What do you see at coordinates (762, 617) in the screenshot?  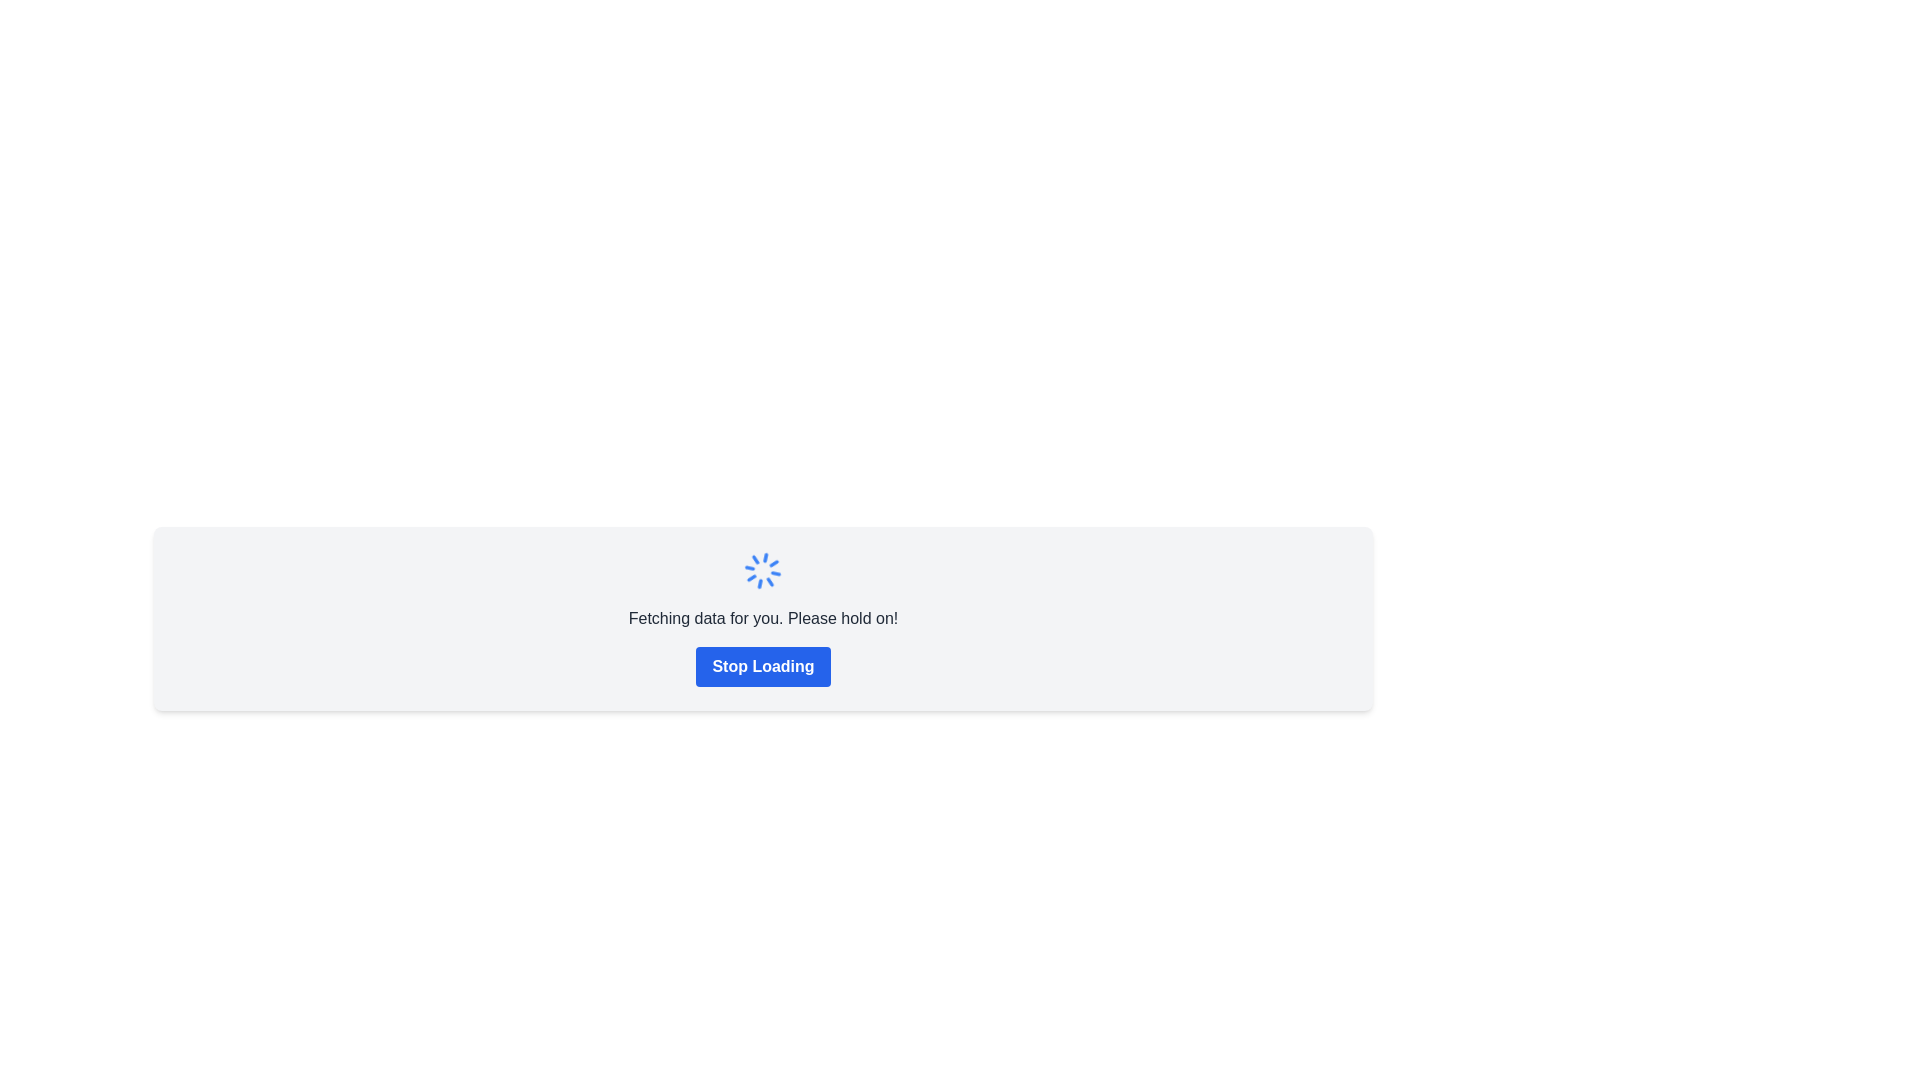 I see `the informational text label displaying 'Fetching data for you. Please hold on!' which is located in the center of the loading interface` at bounding box center [762, 617].